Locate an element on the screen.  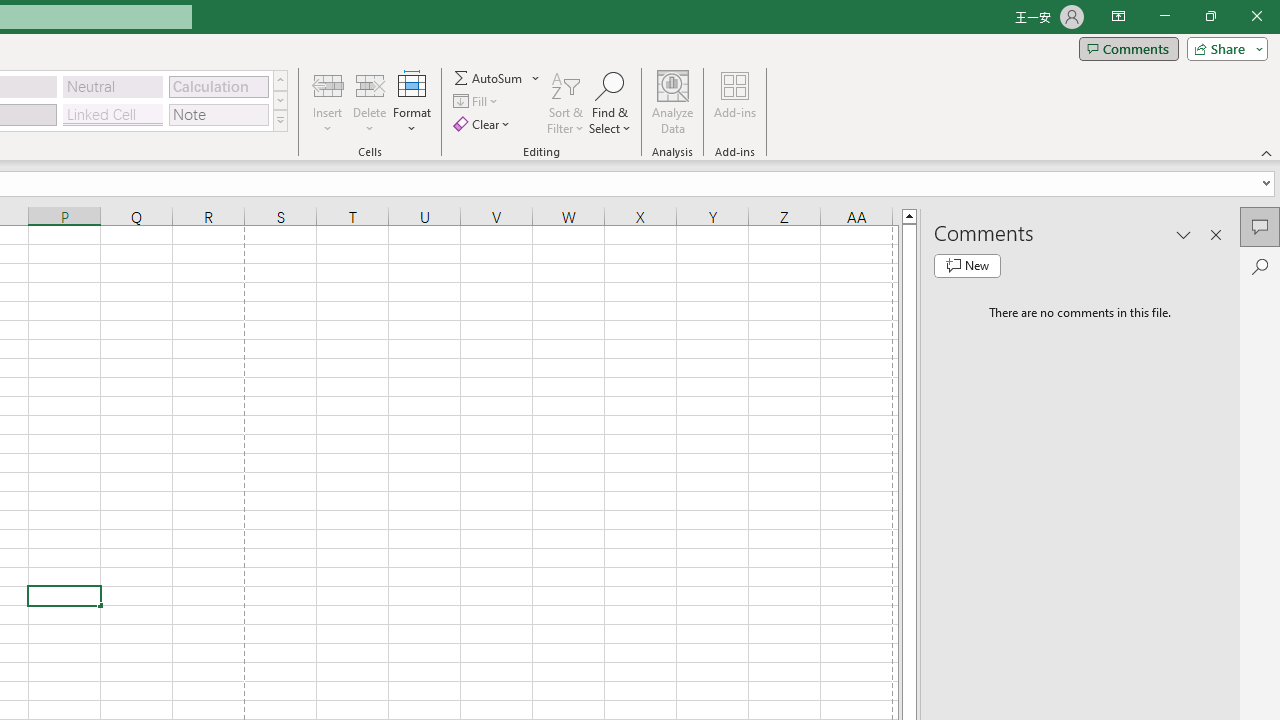
'Neutral' is located at coordinates (112, 85).